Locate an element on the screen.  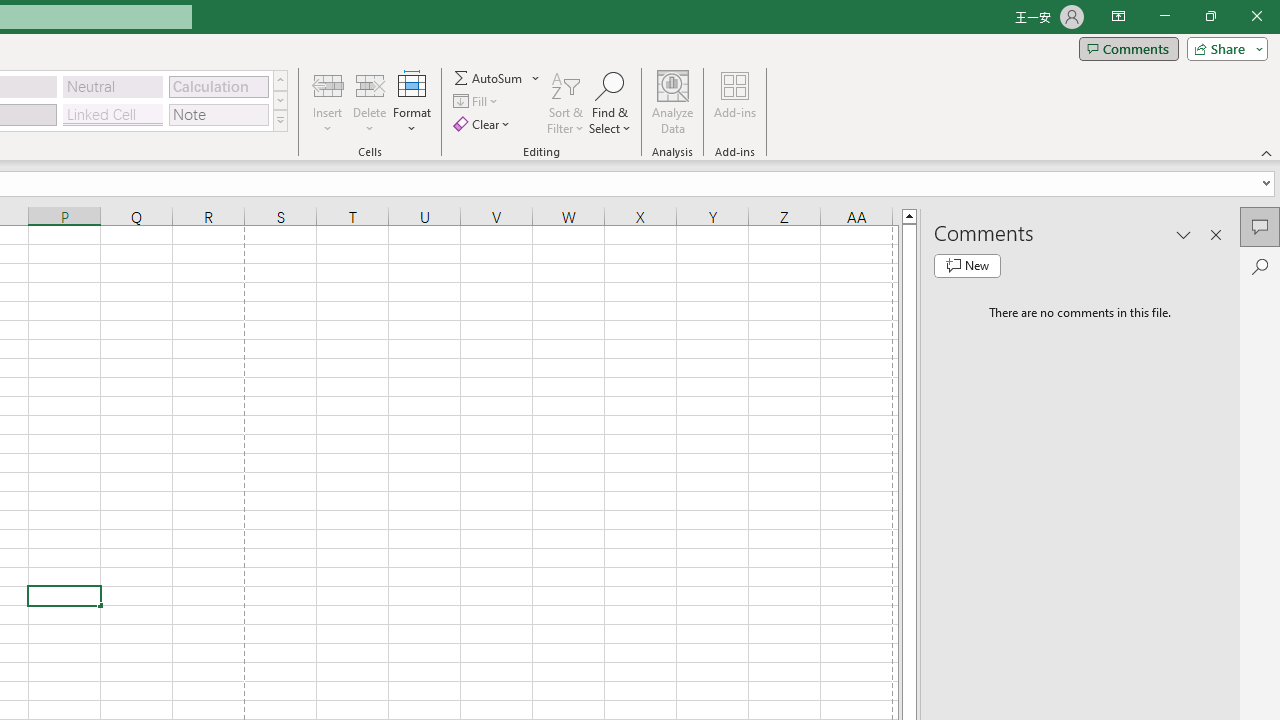
'Neutral' is located at coordinates (112, 85).